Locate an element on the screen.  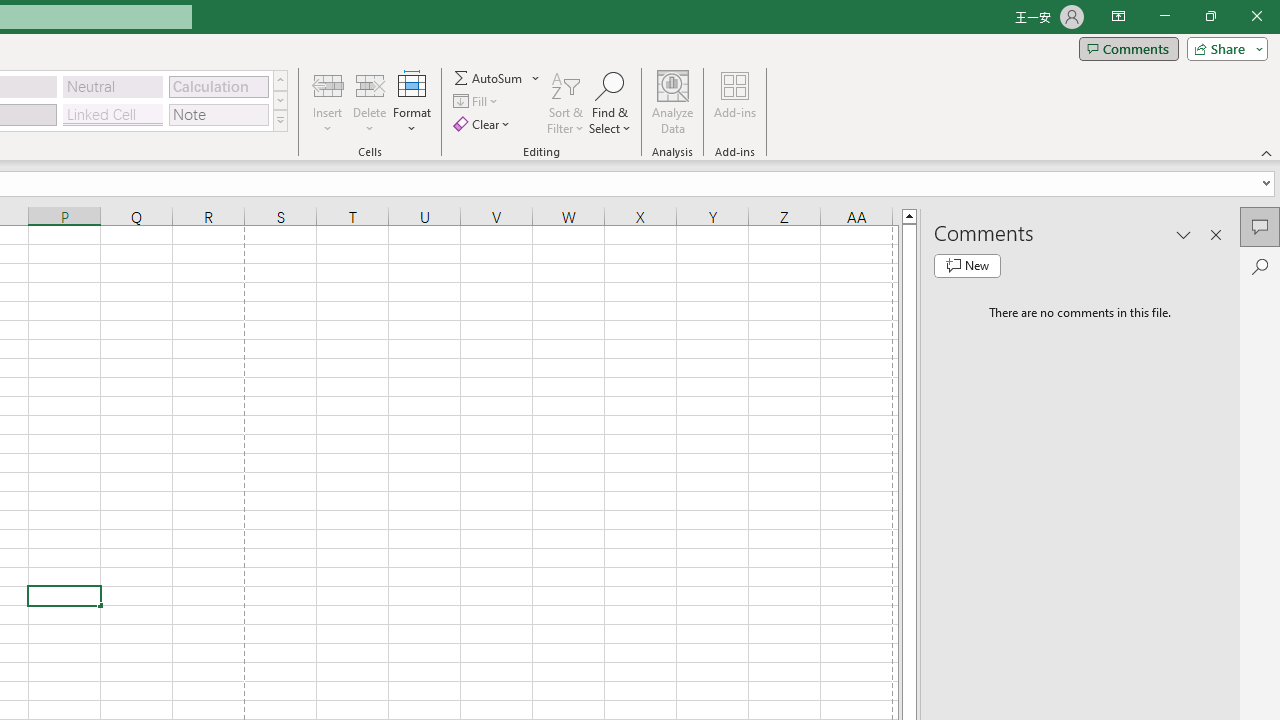
'Neutral' is located at coordinates (112, 85).